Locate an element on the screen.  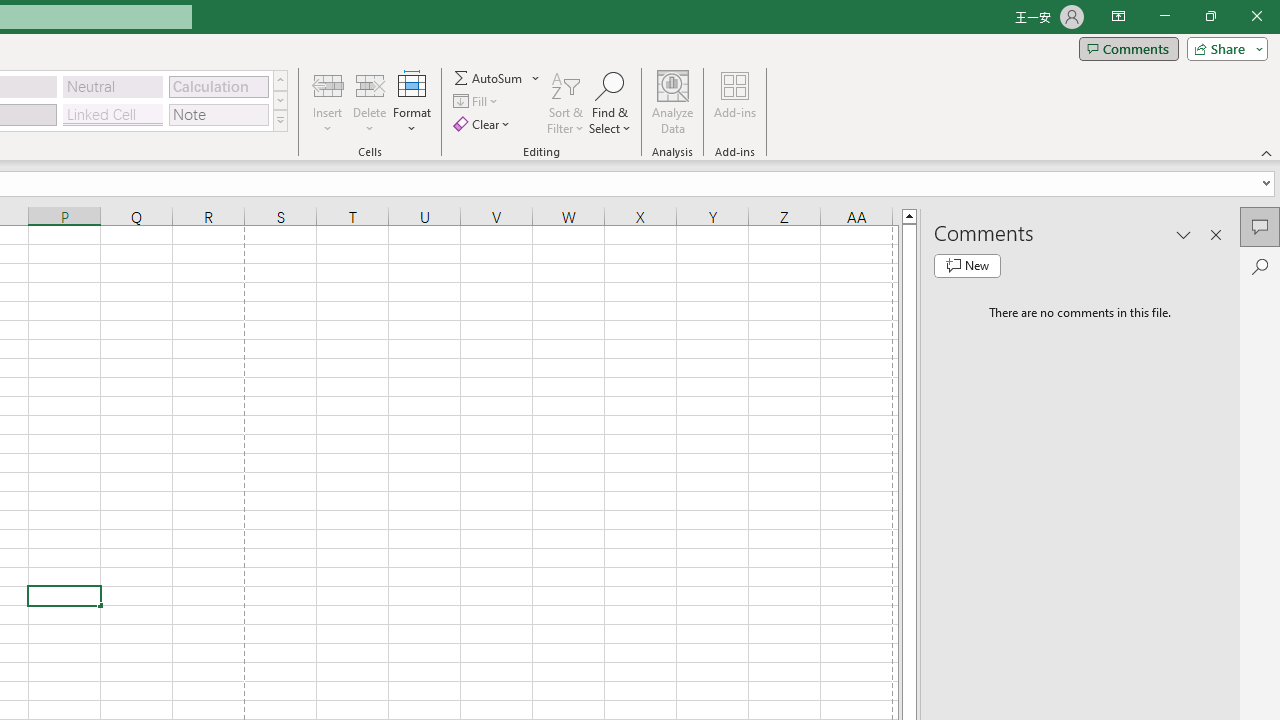
'Neutral' is located at coordinates (112, 85).